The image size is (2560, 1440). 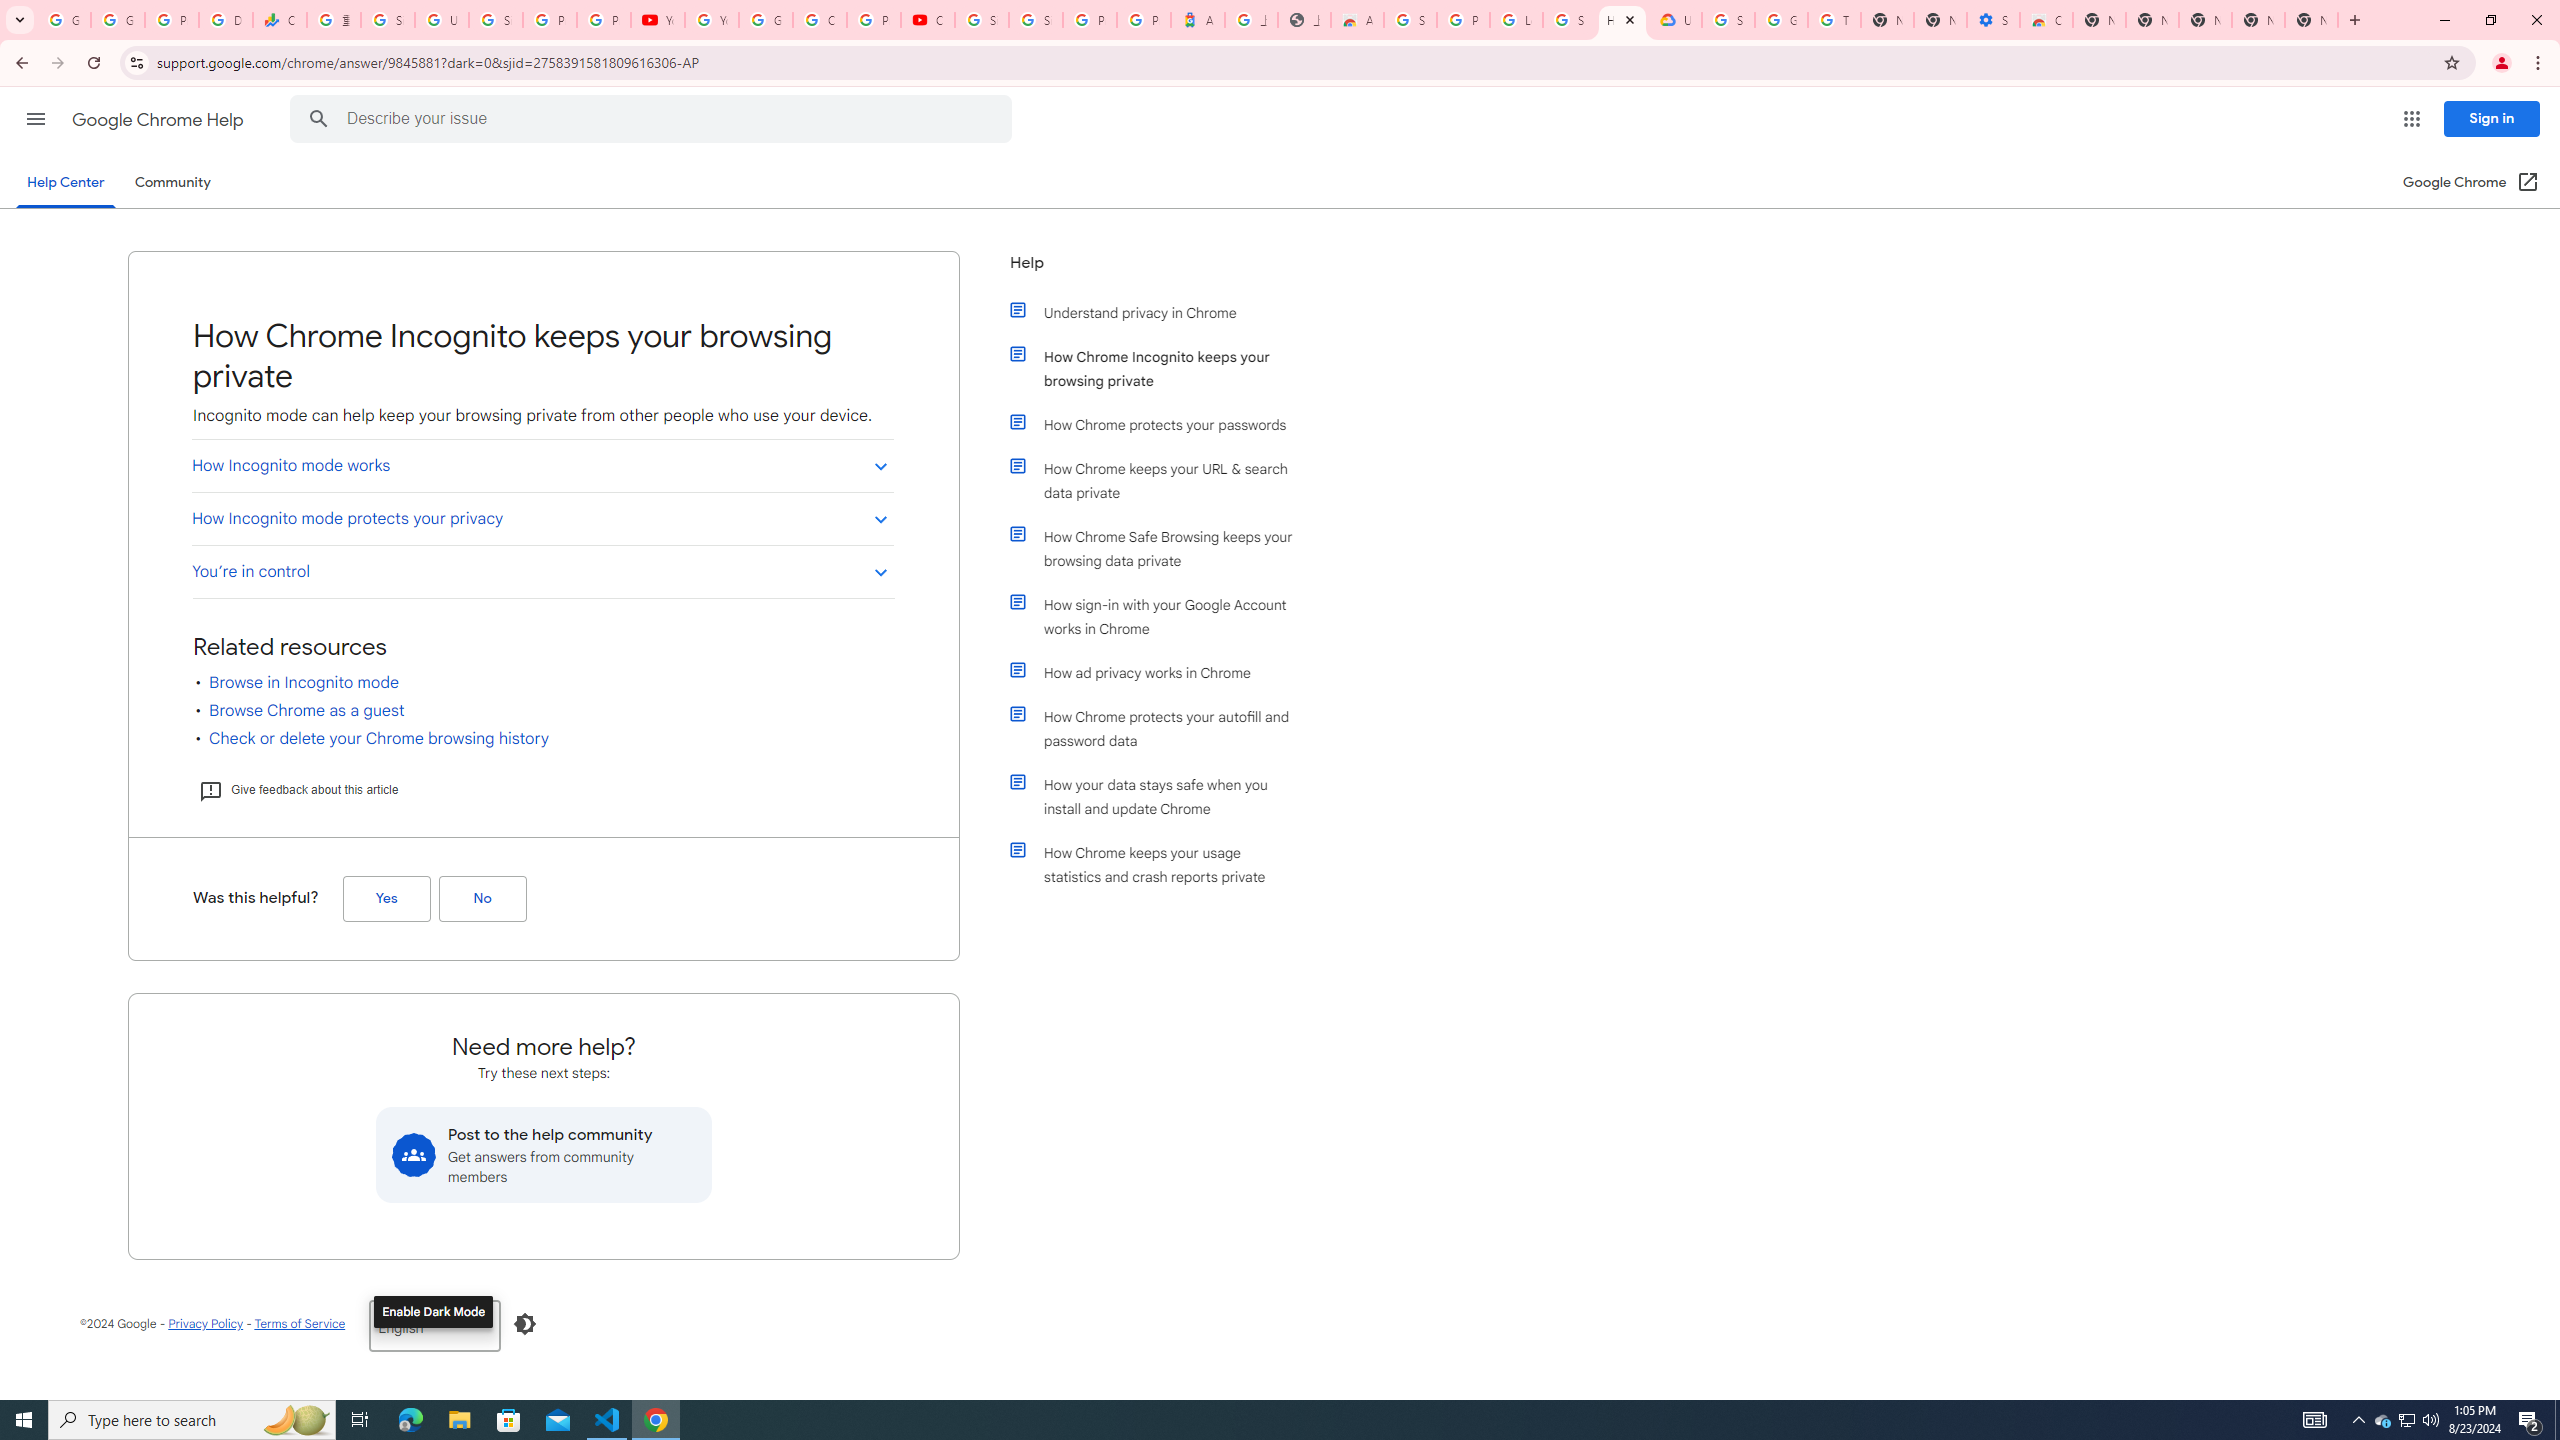 I want to click on 'Google Workspace Admin Community', so click(x=64, y=19).